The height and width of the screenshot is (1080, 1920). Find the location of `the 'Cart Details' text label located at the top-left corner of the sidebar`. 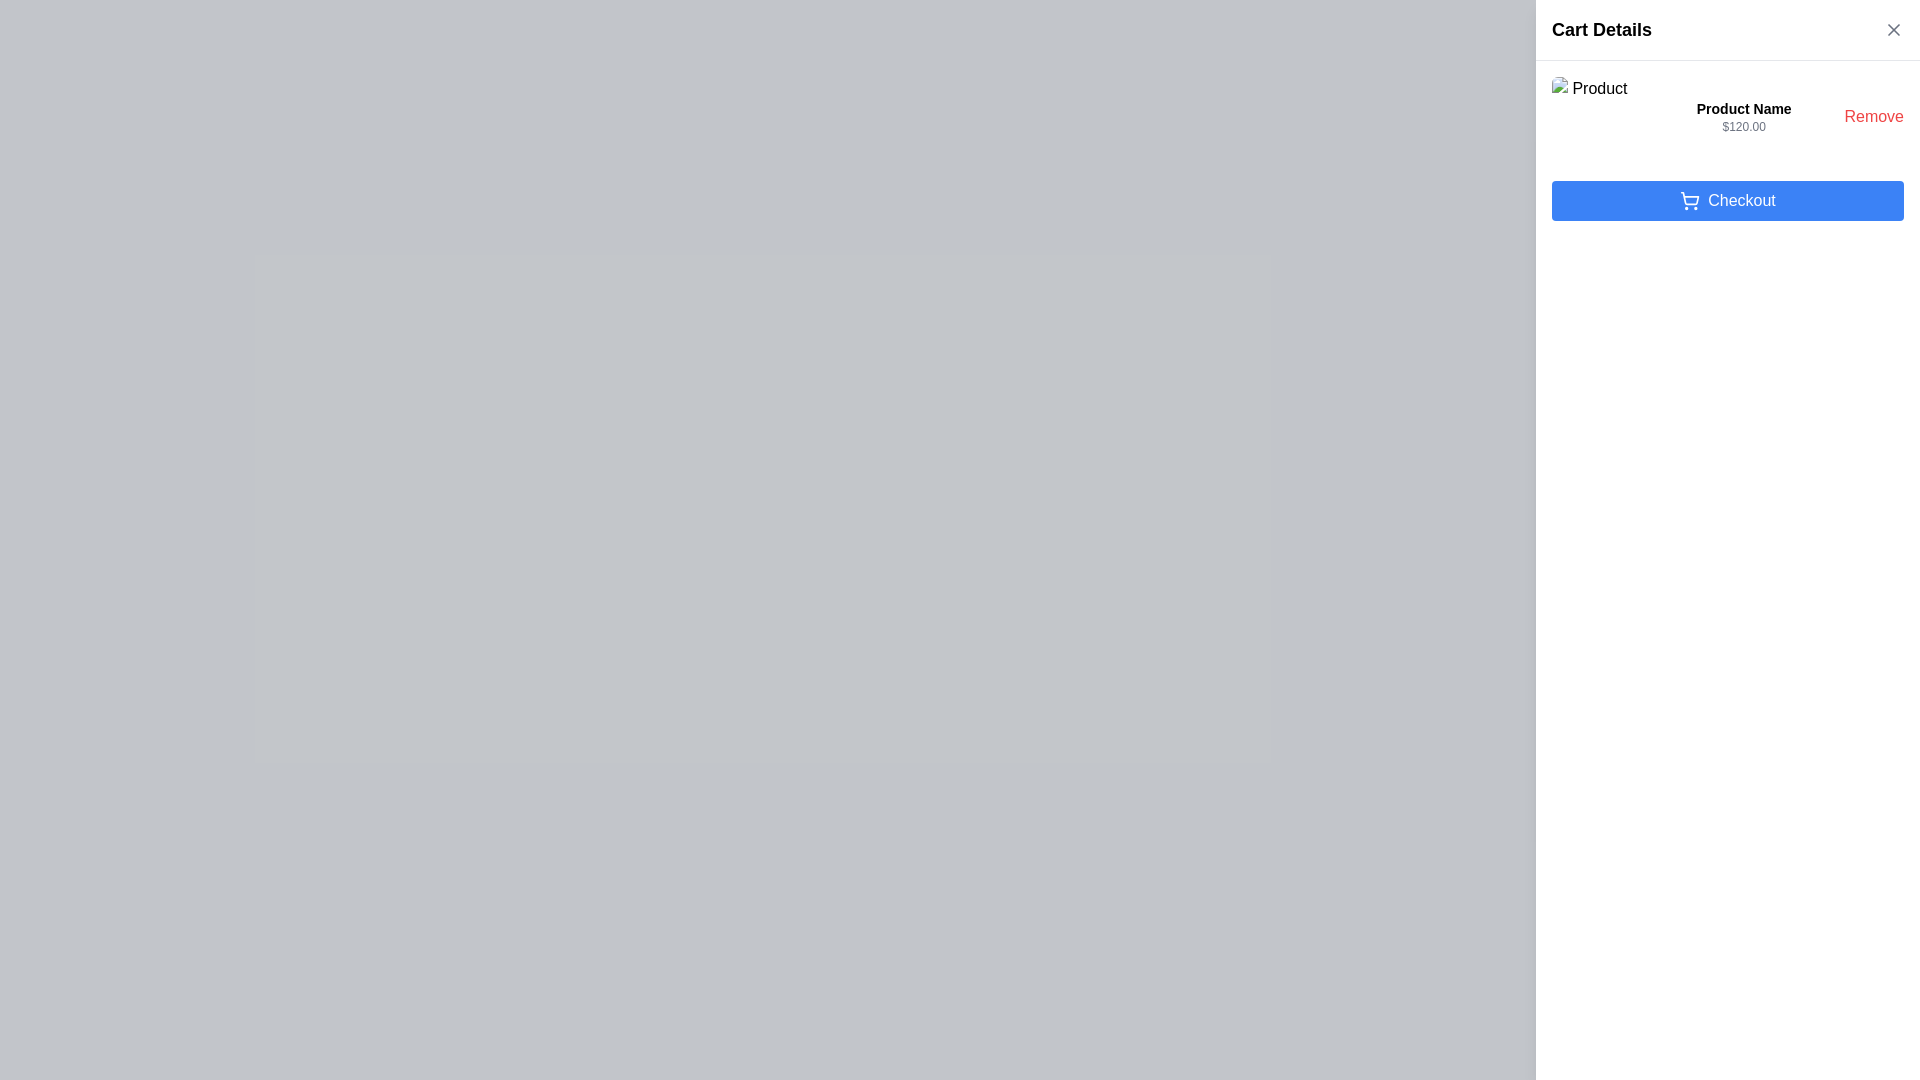

the 'Cart Details' text label located at the top-left corner of the sidebar is located at coordinates (1602, 30).